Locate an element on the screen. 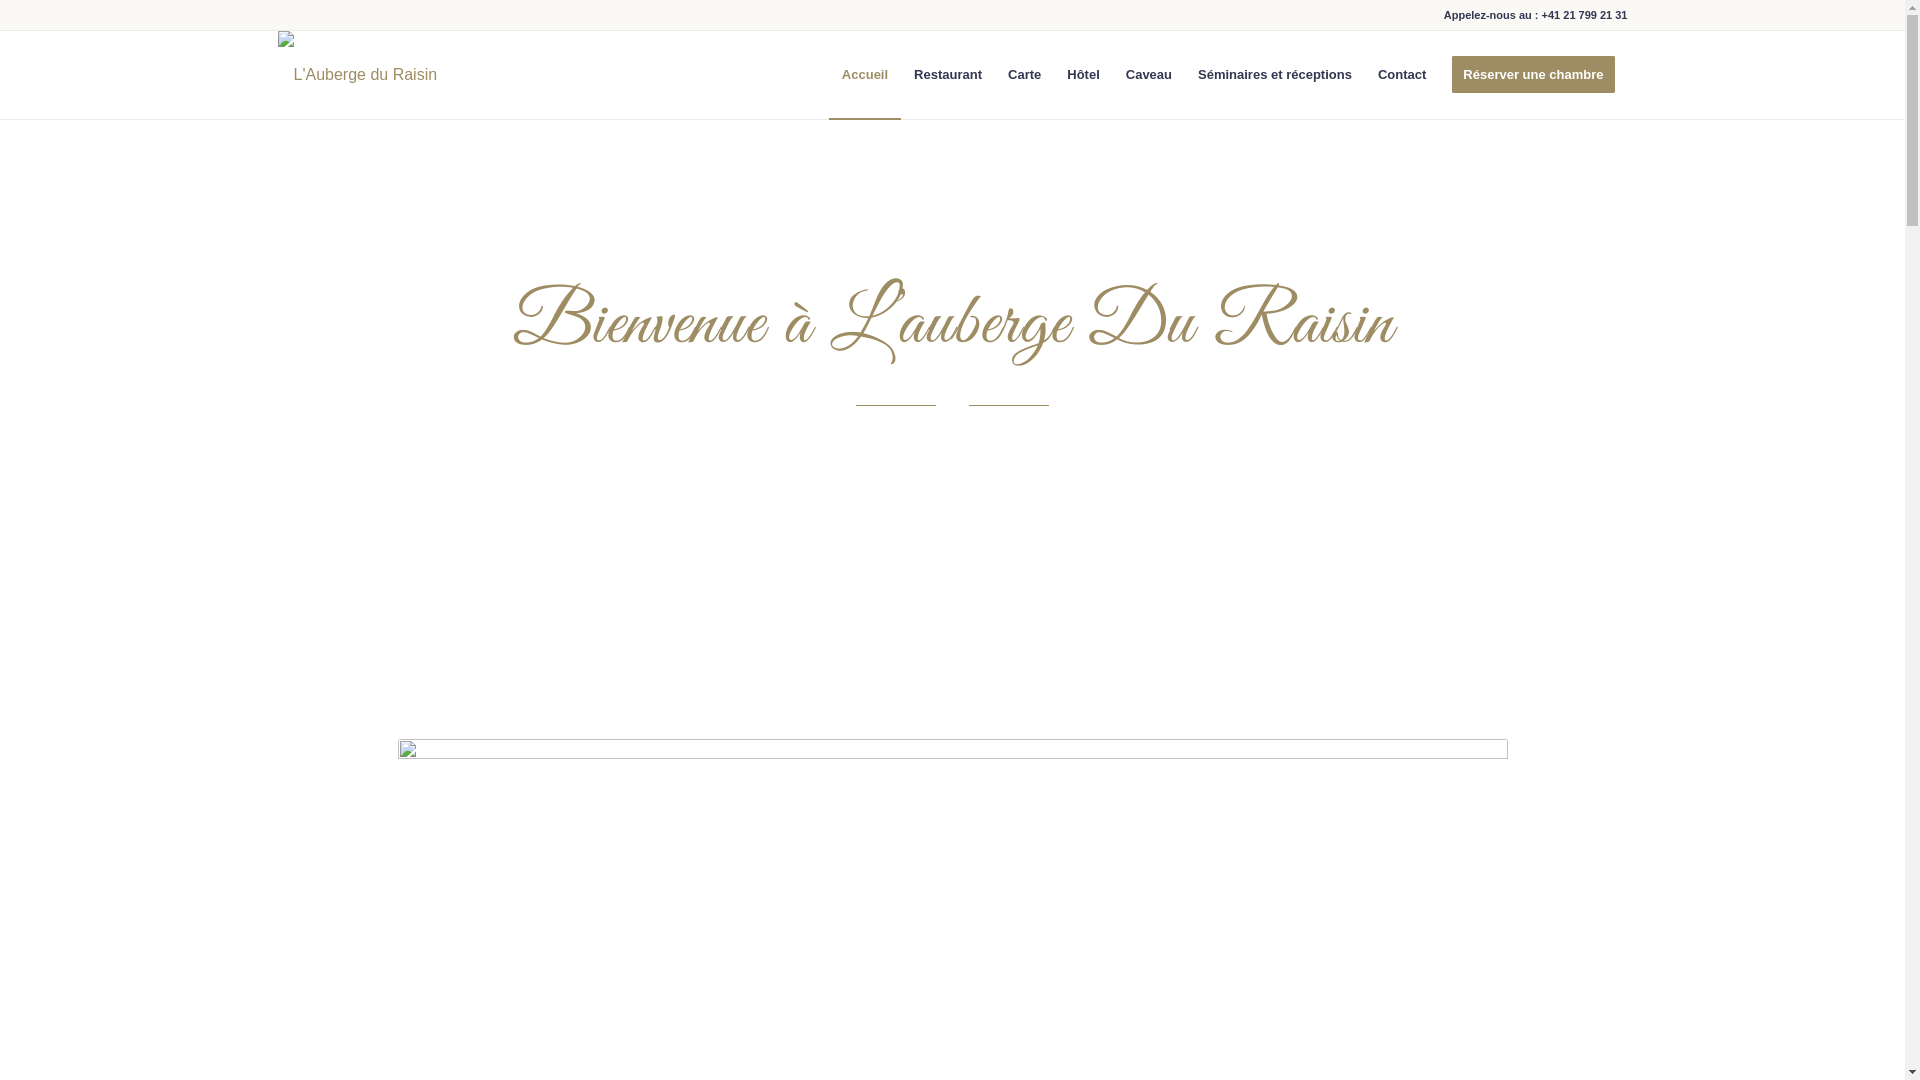  '+41 21 799 21 31' is located at coordinates (1540, 15).